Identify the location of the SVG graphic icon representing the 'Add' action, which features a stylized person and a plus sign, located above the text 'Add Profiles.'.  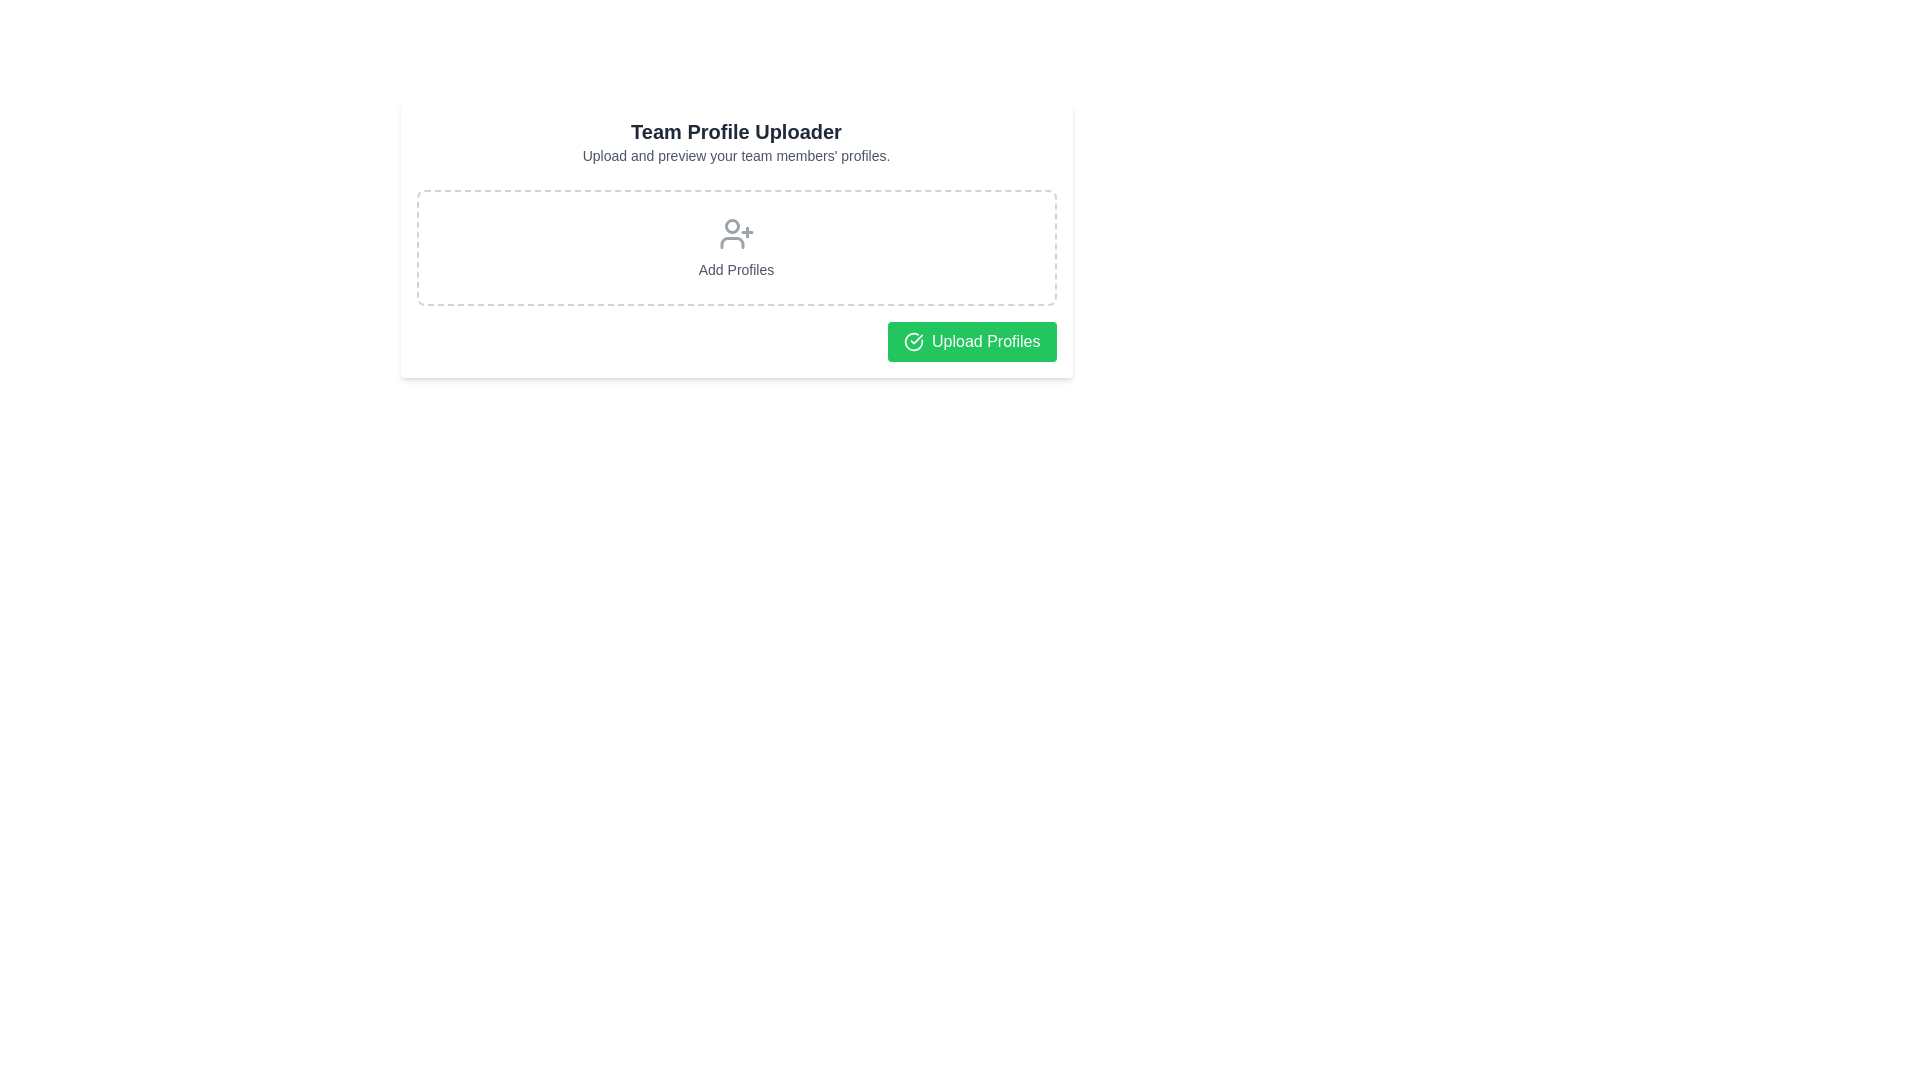
(735, 233).